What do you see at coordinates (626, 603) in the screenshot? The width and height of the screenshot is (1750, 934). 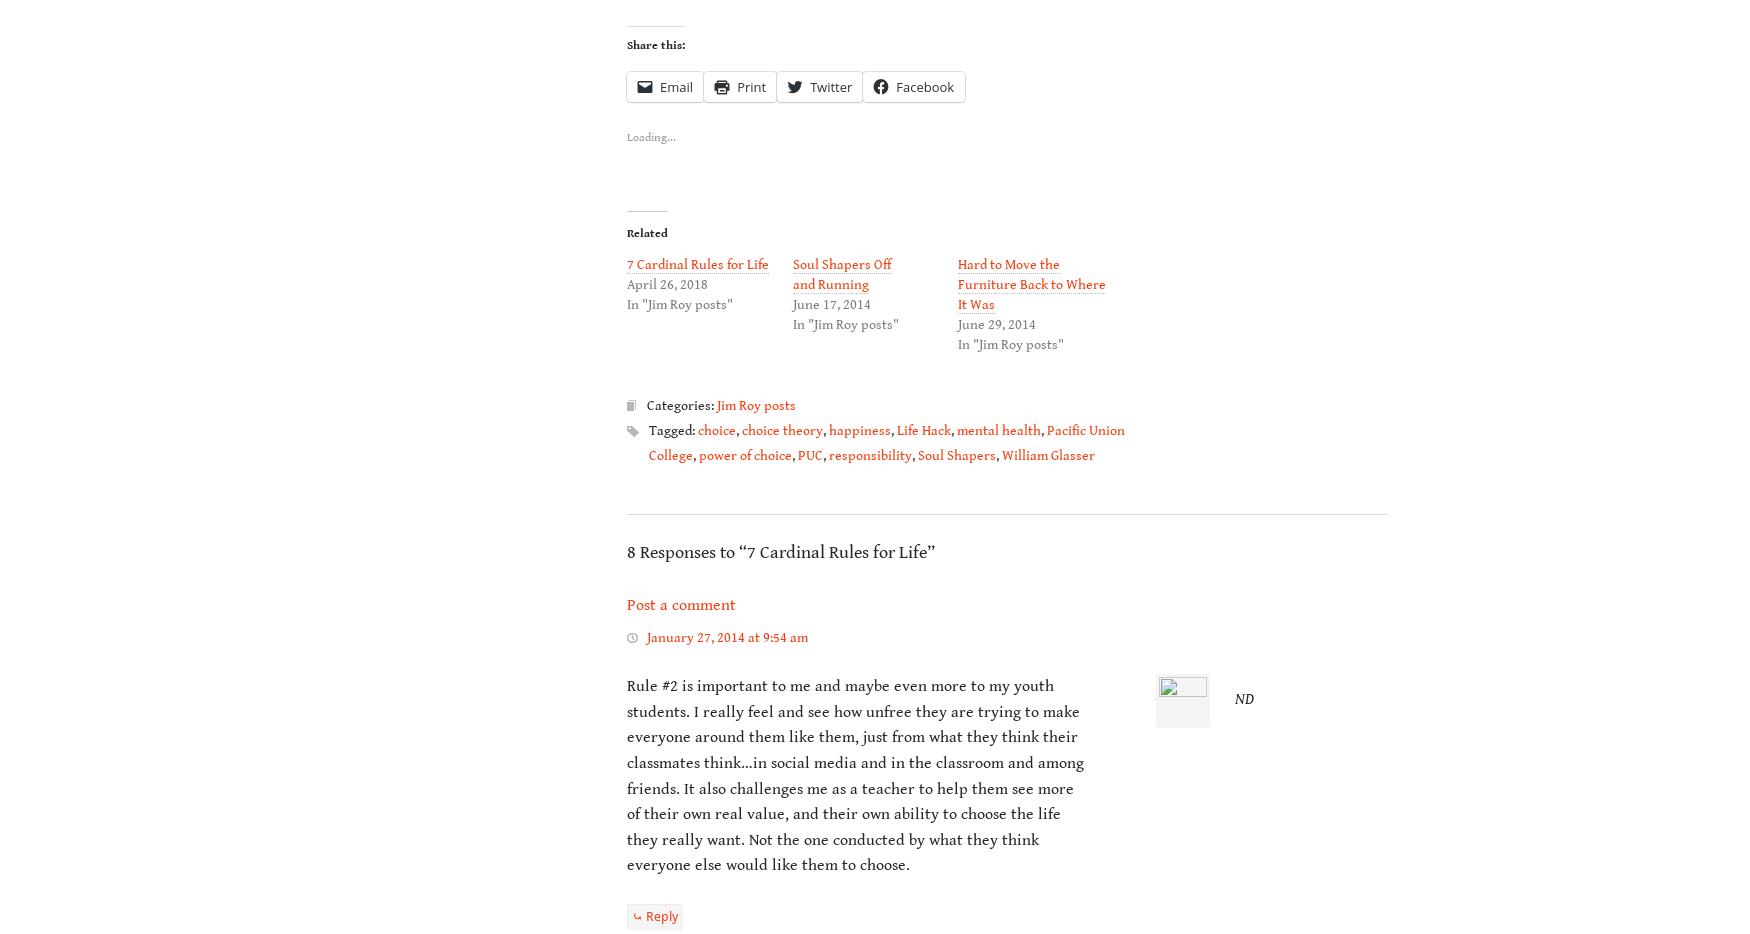 I see `'Post a comment'` at bounding box center [626, 603].